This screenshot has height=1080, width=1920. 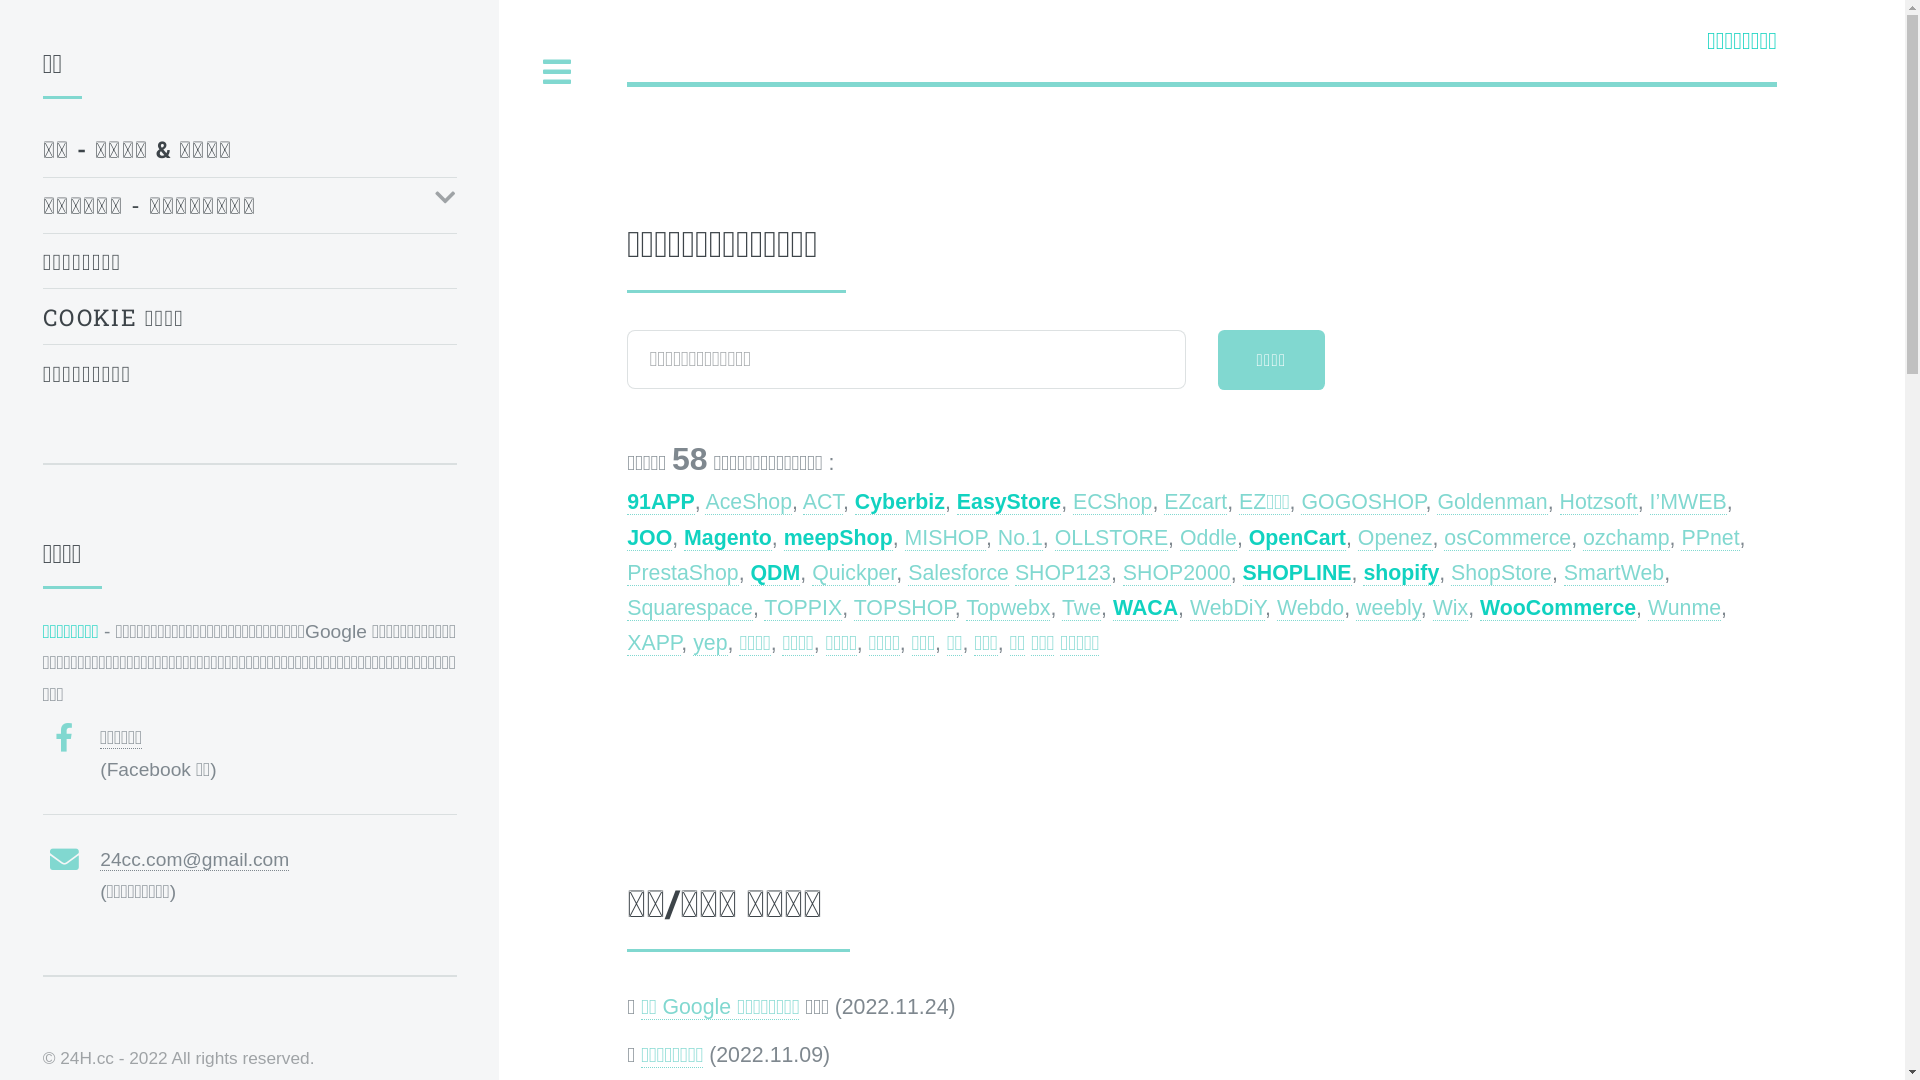 What do you see at coordinates (822, 501) in the screenshot?
I see `'ACT'` at bounding box center [822, 501].